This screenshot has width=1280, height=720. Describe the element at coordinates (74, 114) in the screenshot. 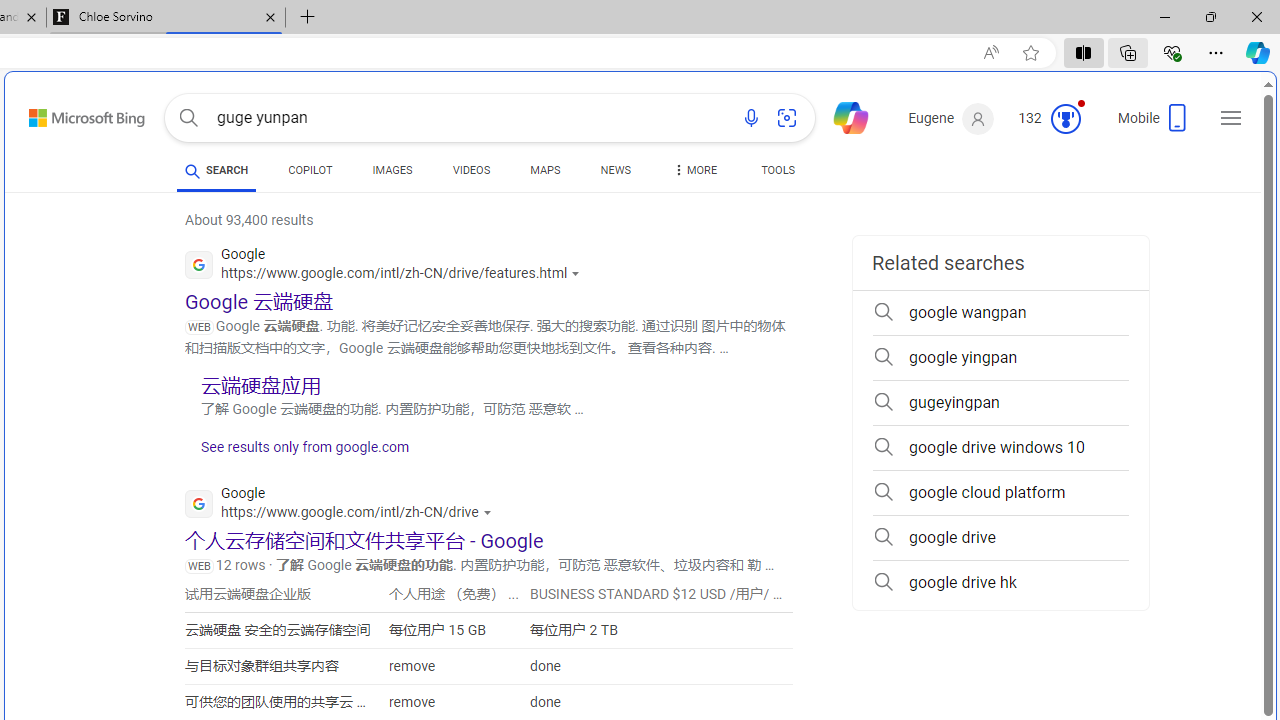

I see `'Back to Bing search'` at that location.